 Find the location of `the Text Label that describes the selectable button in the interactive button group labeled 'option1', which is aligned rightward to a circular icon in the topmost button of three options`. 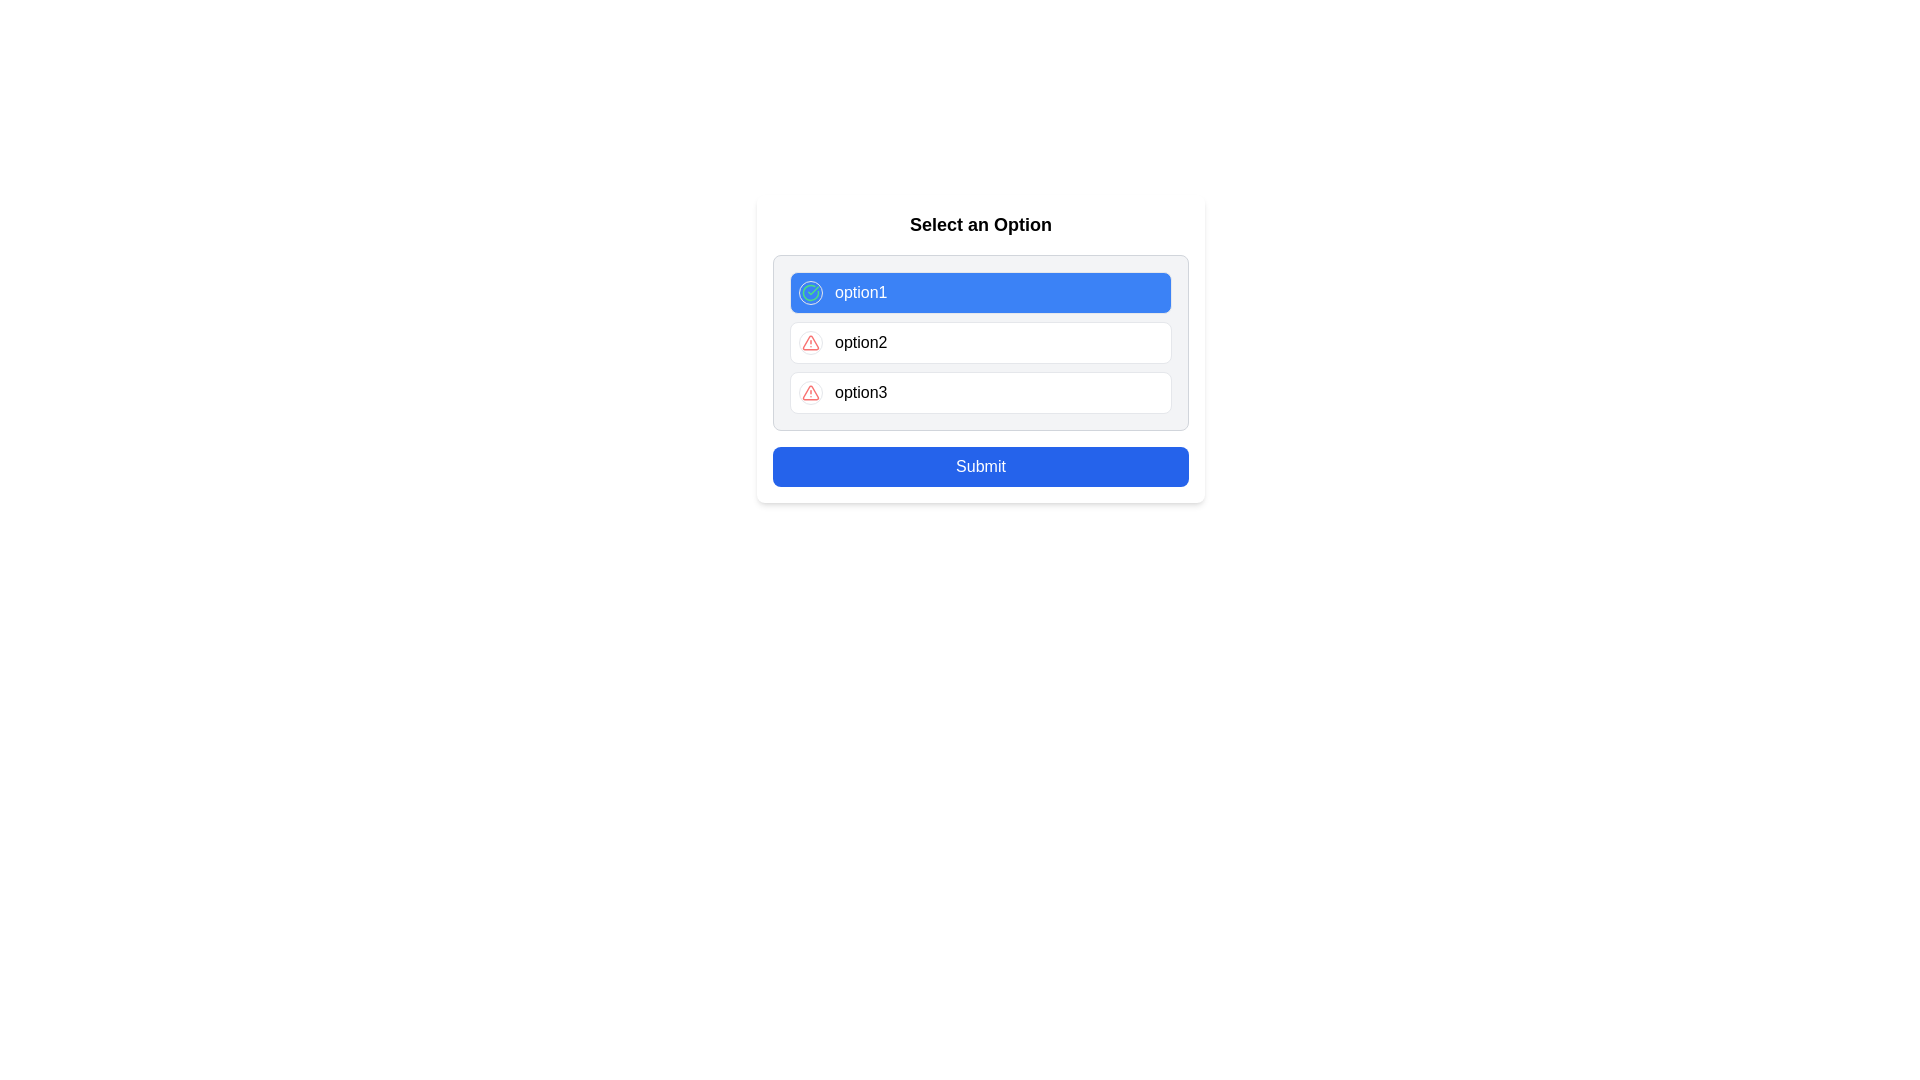

the Text Label that describes the selectable button in the interactive button group labeled 'option1', which is aligned rightward to a circular icon in the topmost button of three options is located at coordinates (861, 293).